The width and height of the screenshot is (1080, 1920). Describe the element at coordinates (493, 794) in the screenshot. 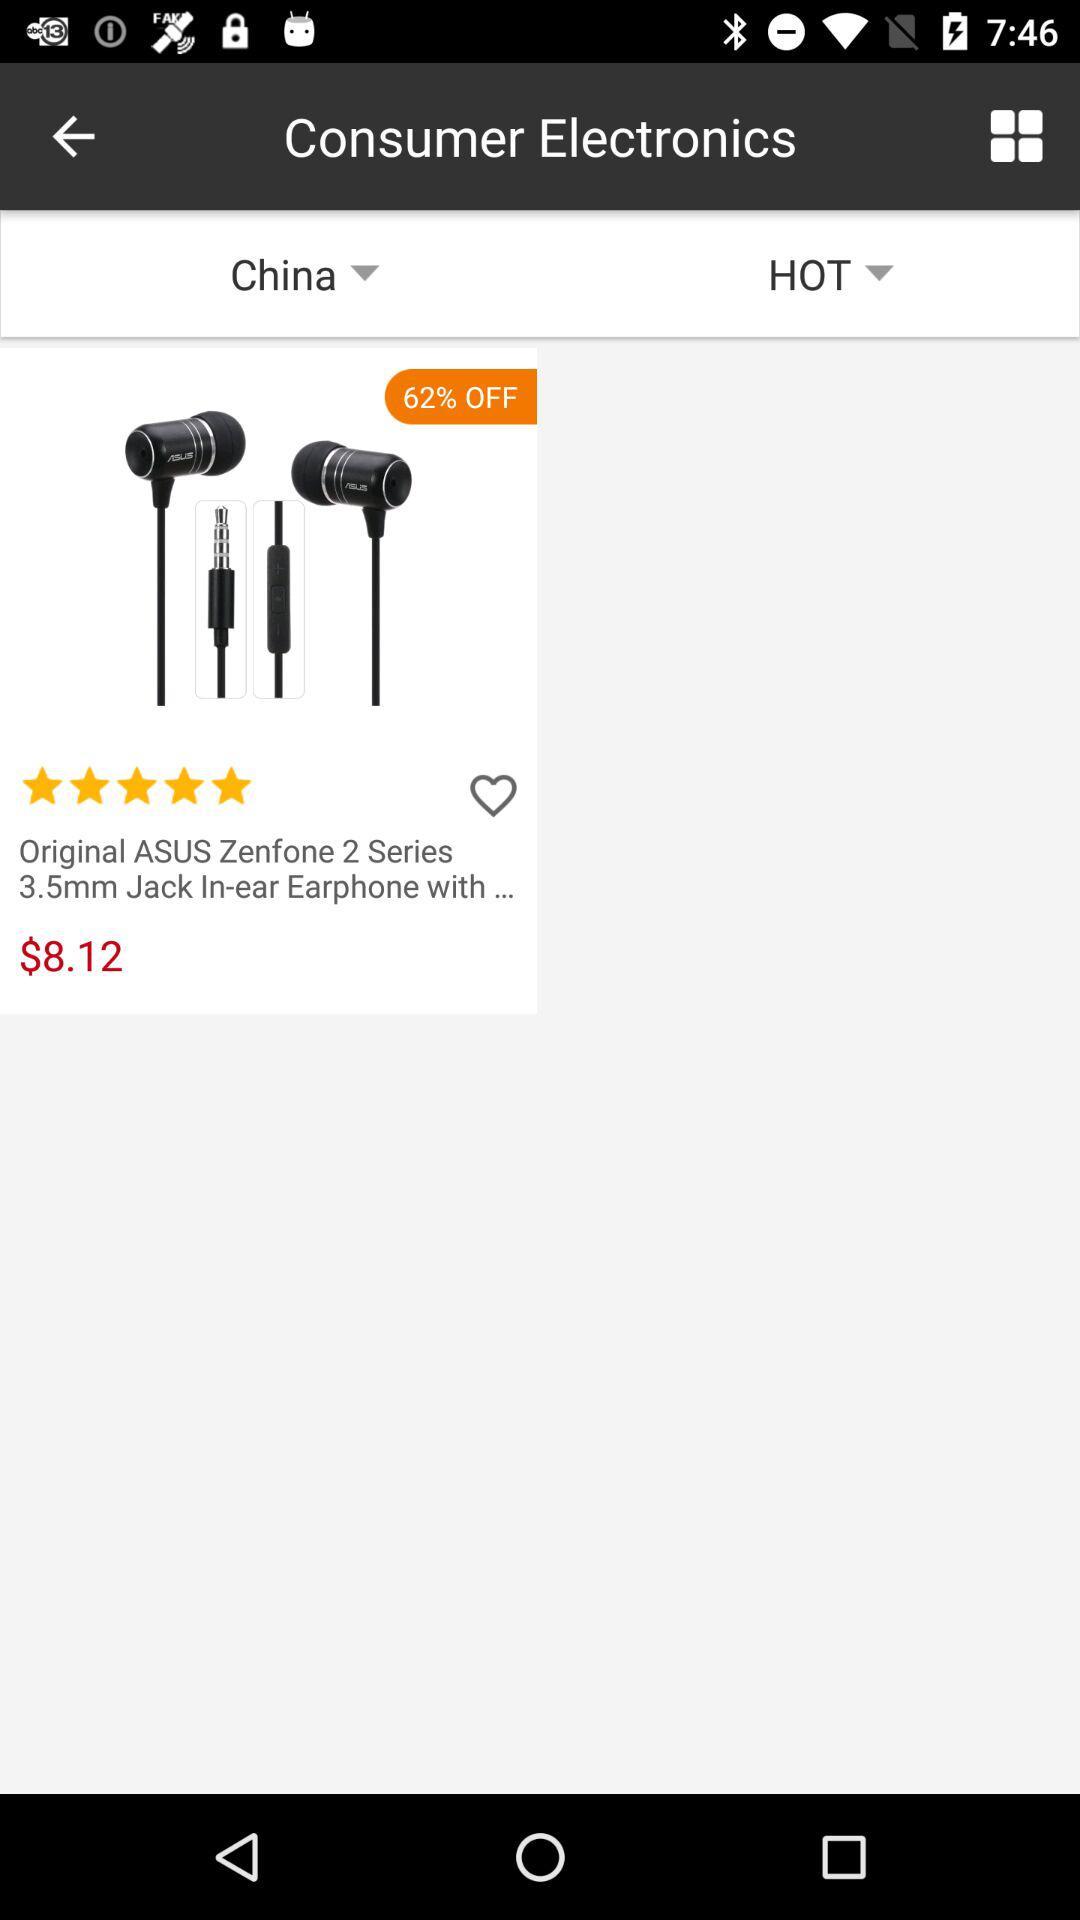

I see `mark it favourite option` at that location.